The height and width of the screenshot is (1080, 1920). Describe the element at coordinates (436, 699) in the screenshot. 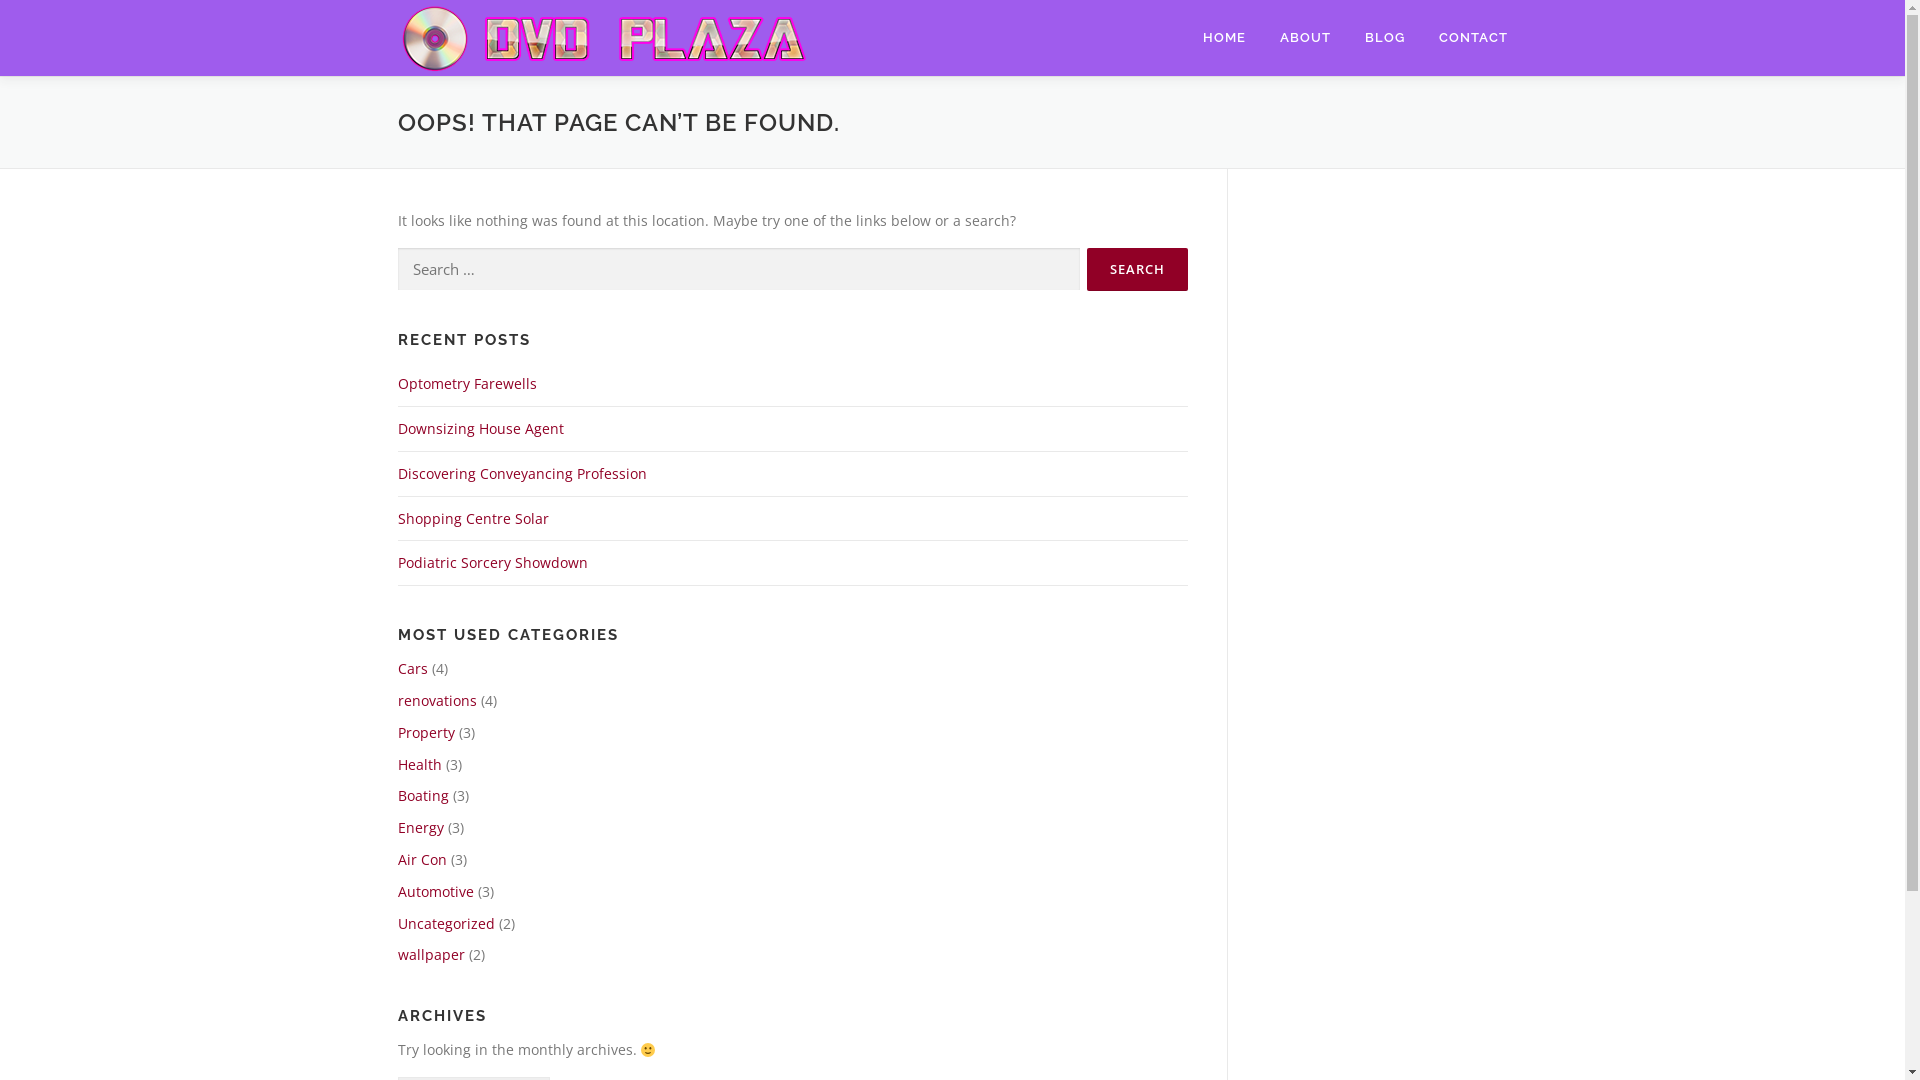

I see `'renovations'` at that location.